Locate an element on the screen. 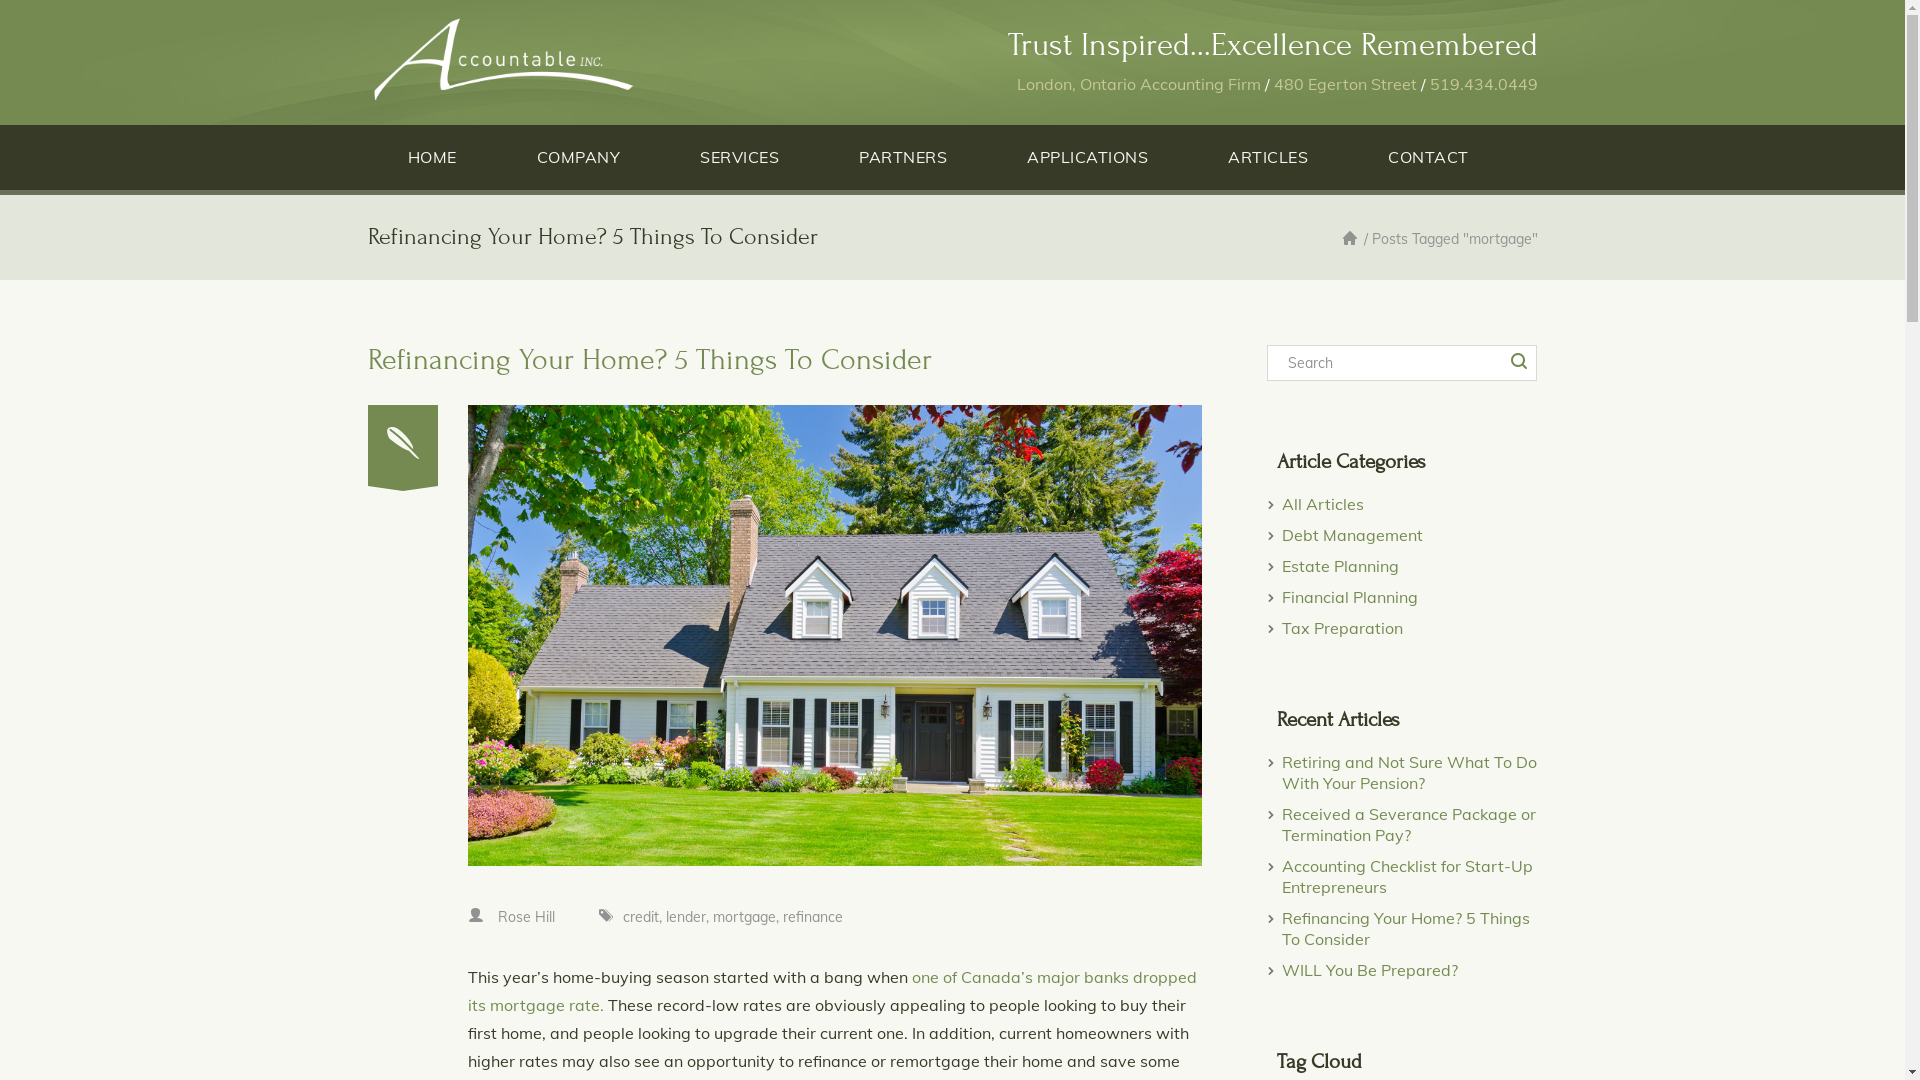  'SERVICES' is located at coordinates (738, 156).